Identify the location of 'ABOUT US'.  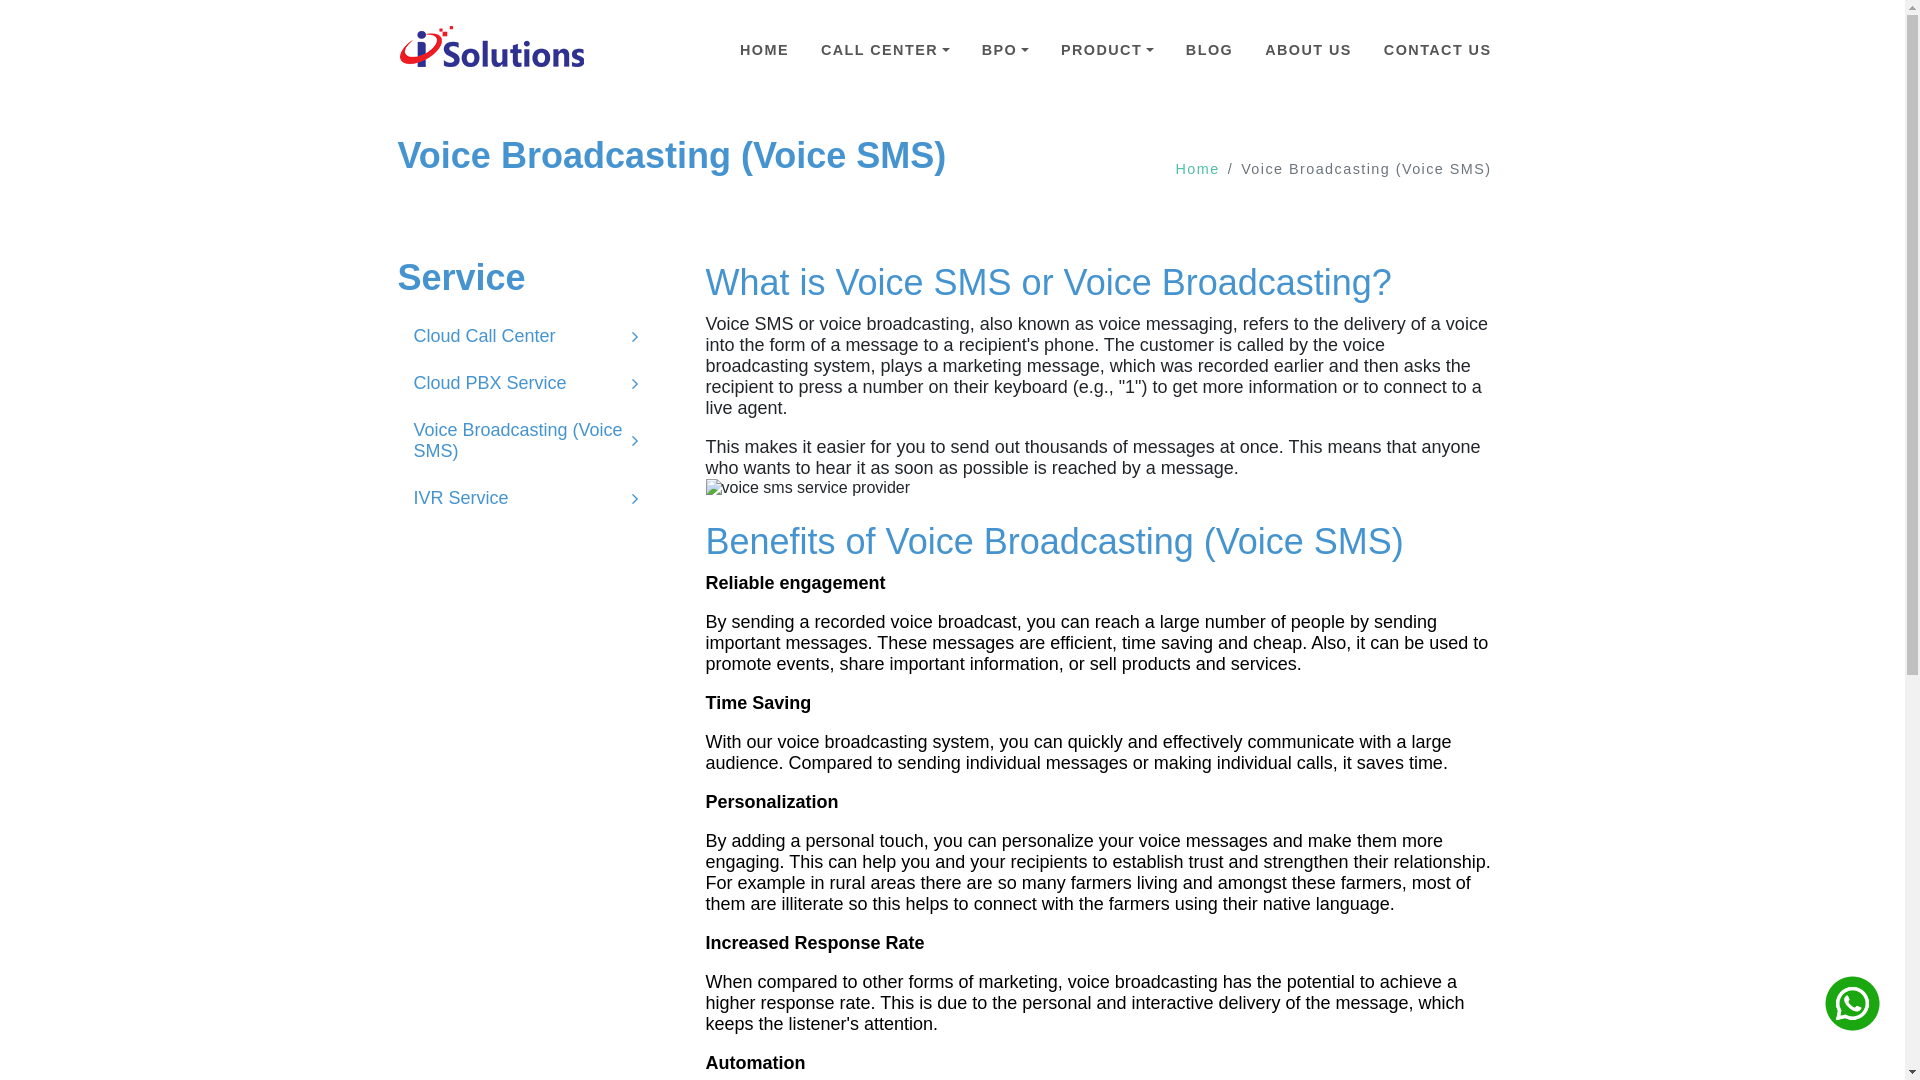
(1308, 49).